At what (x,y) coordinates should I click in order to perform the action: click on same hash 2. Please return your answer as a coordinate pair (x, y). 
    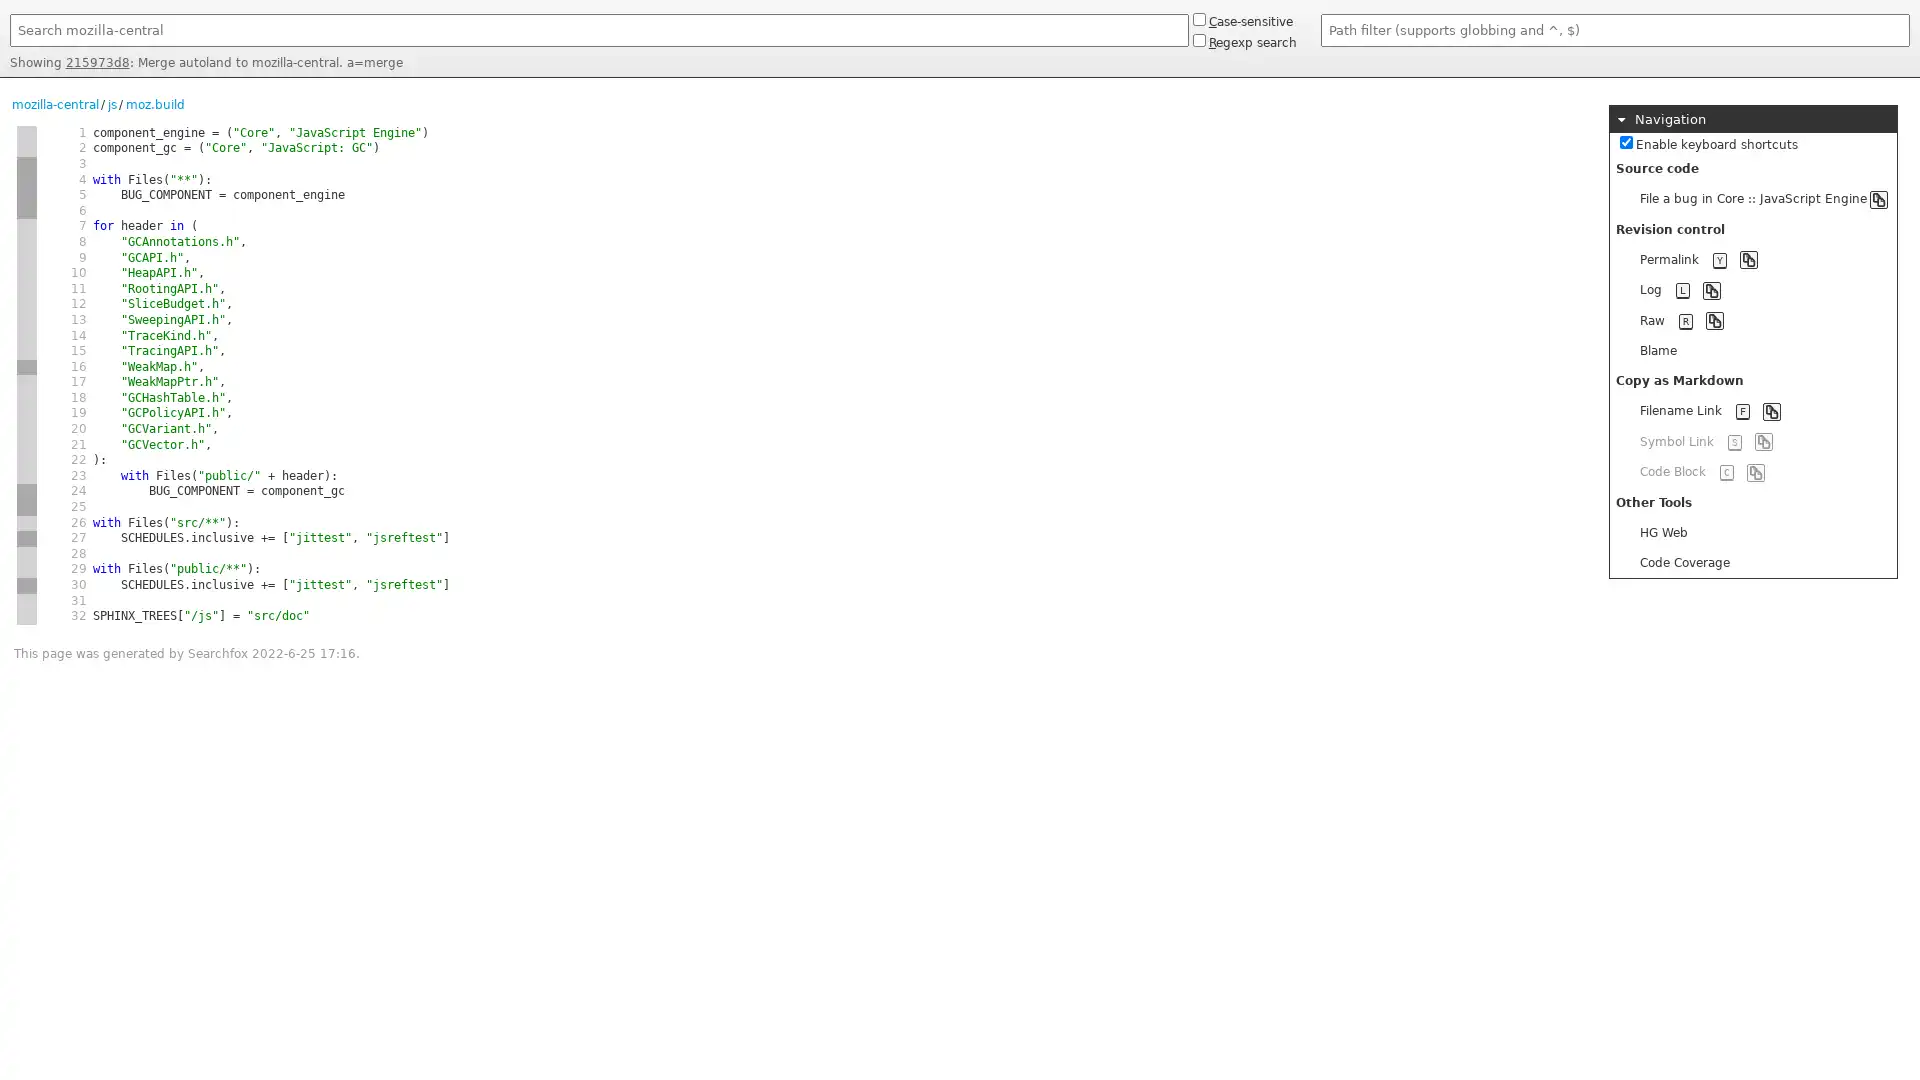
    Looking at the image, I should click on (27, 211).